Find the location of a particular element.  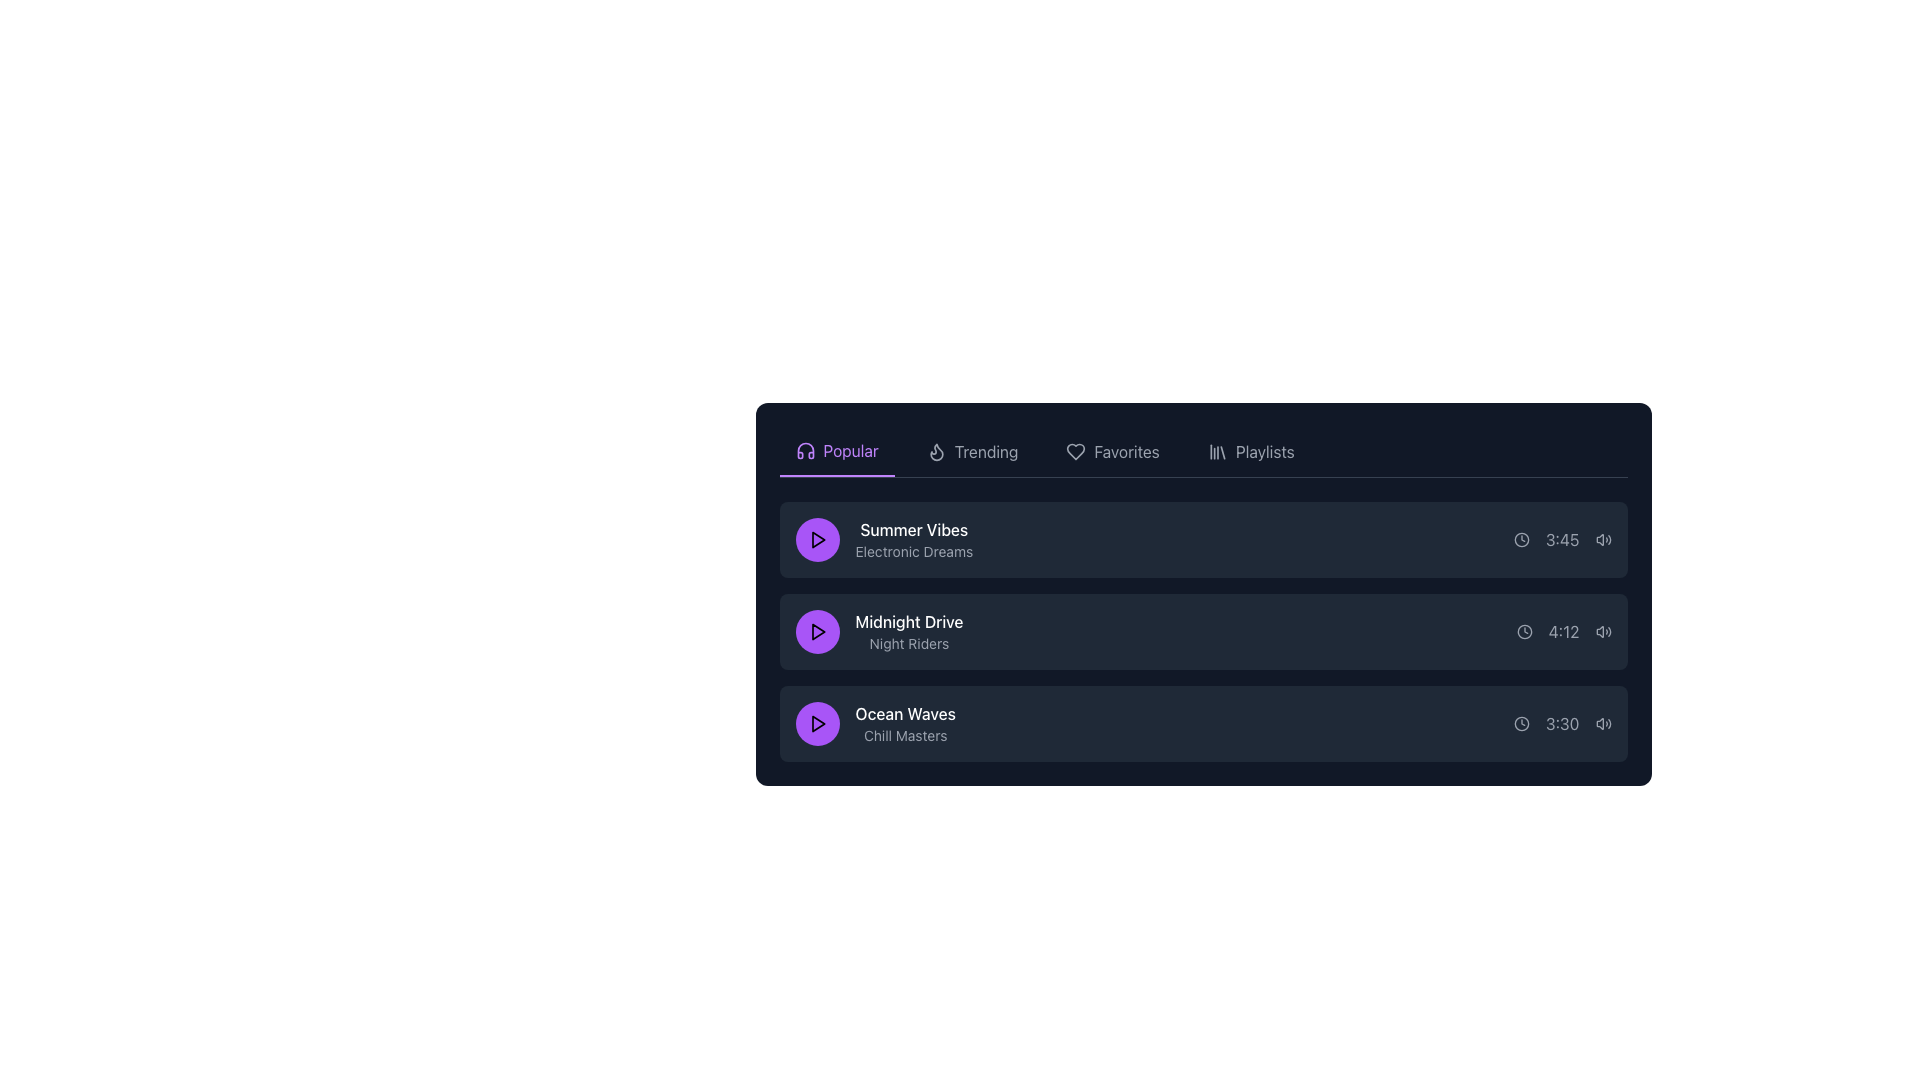

the play button for the 'Midnight Drive' media item, which is the second button in a vertical list of media playback options is located at coordinates (817, 632).